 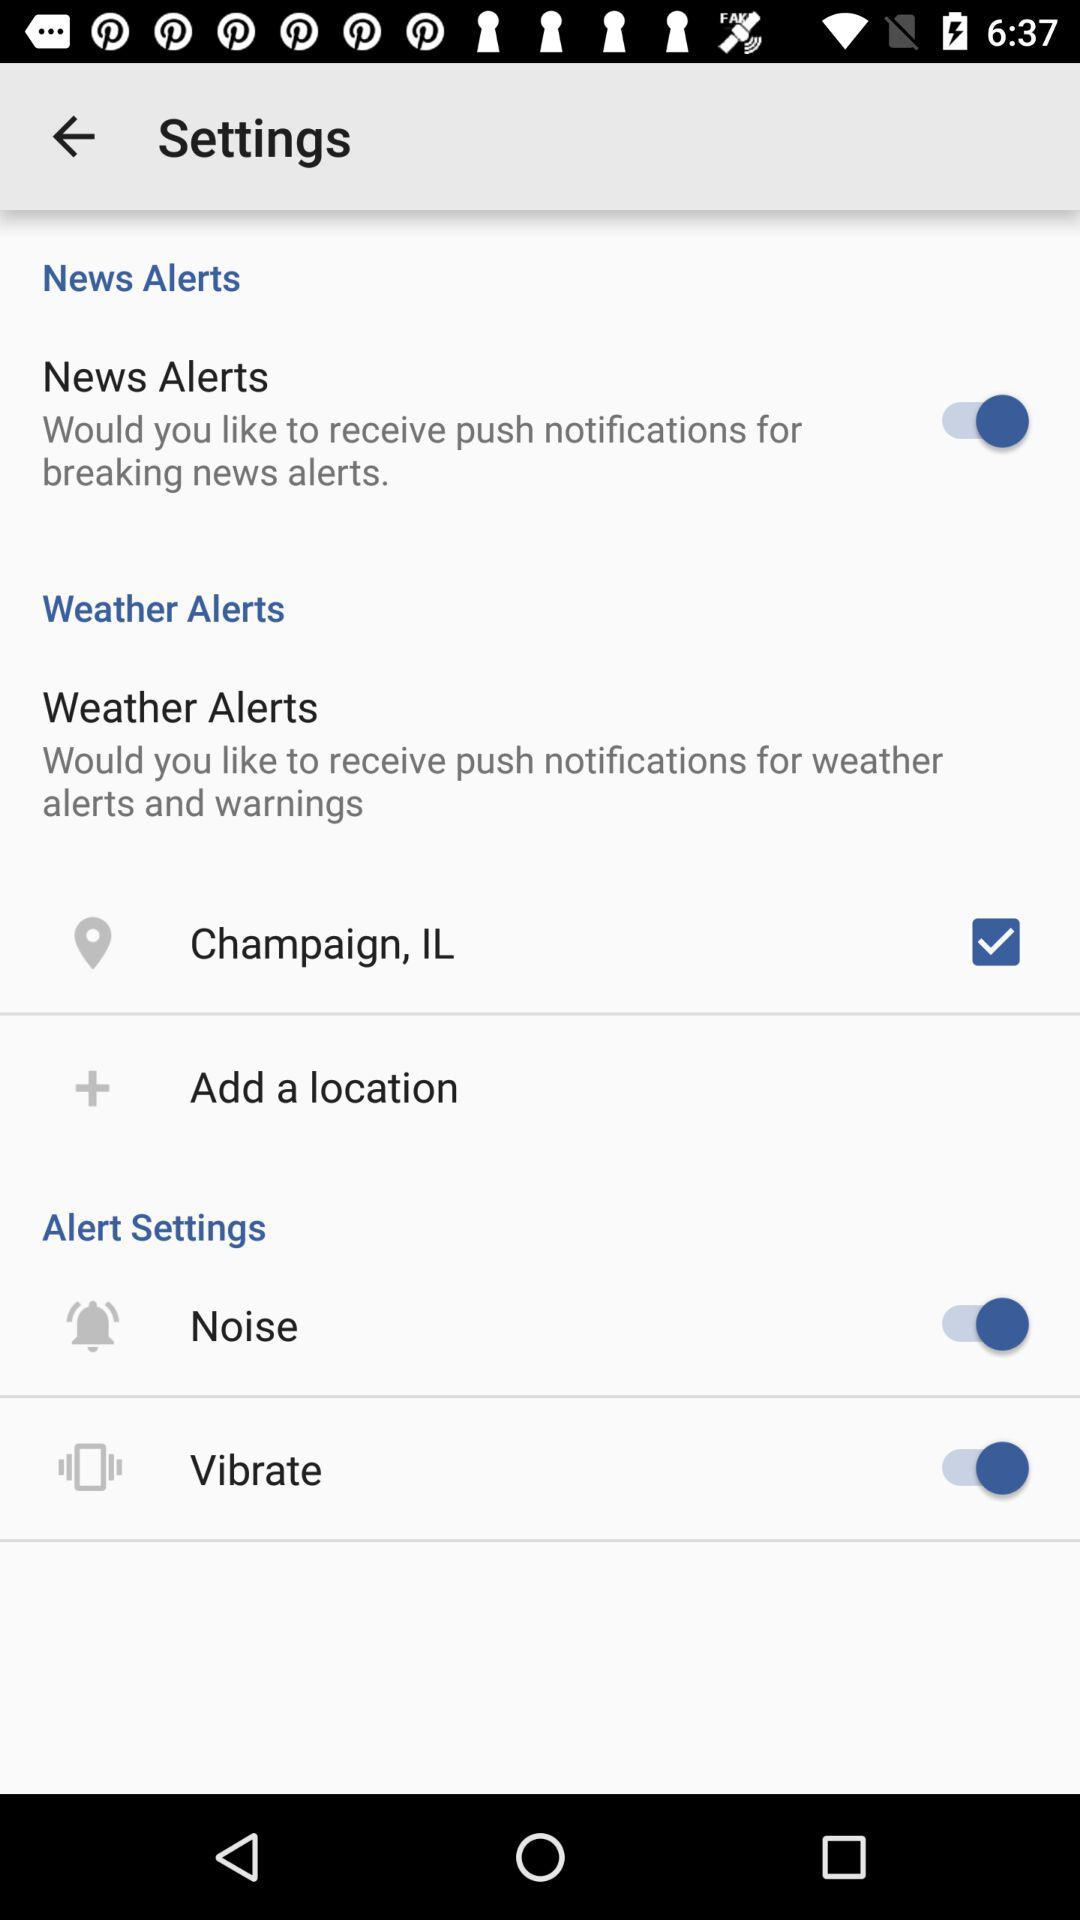 What do you see at coordinates (995, 940) in the screenshot?
I see `icon to the right of the champaign, il` at bounding box center [995, 940].